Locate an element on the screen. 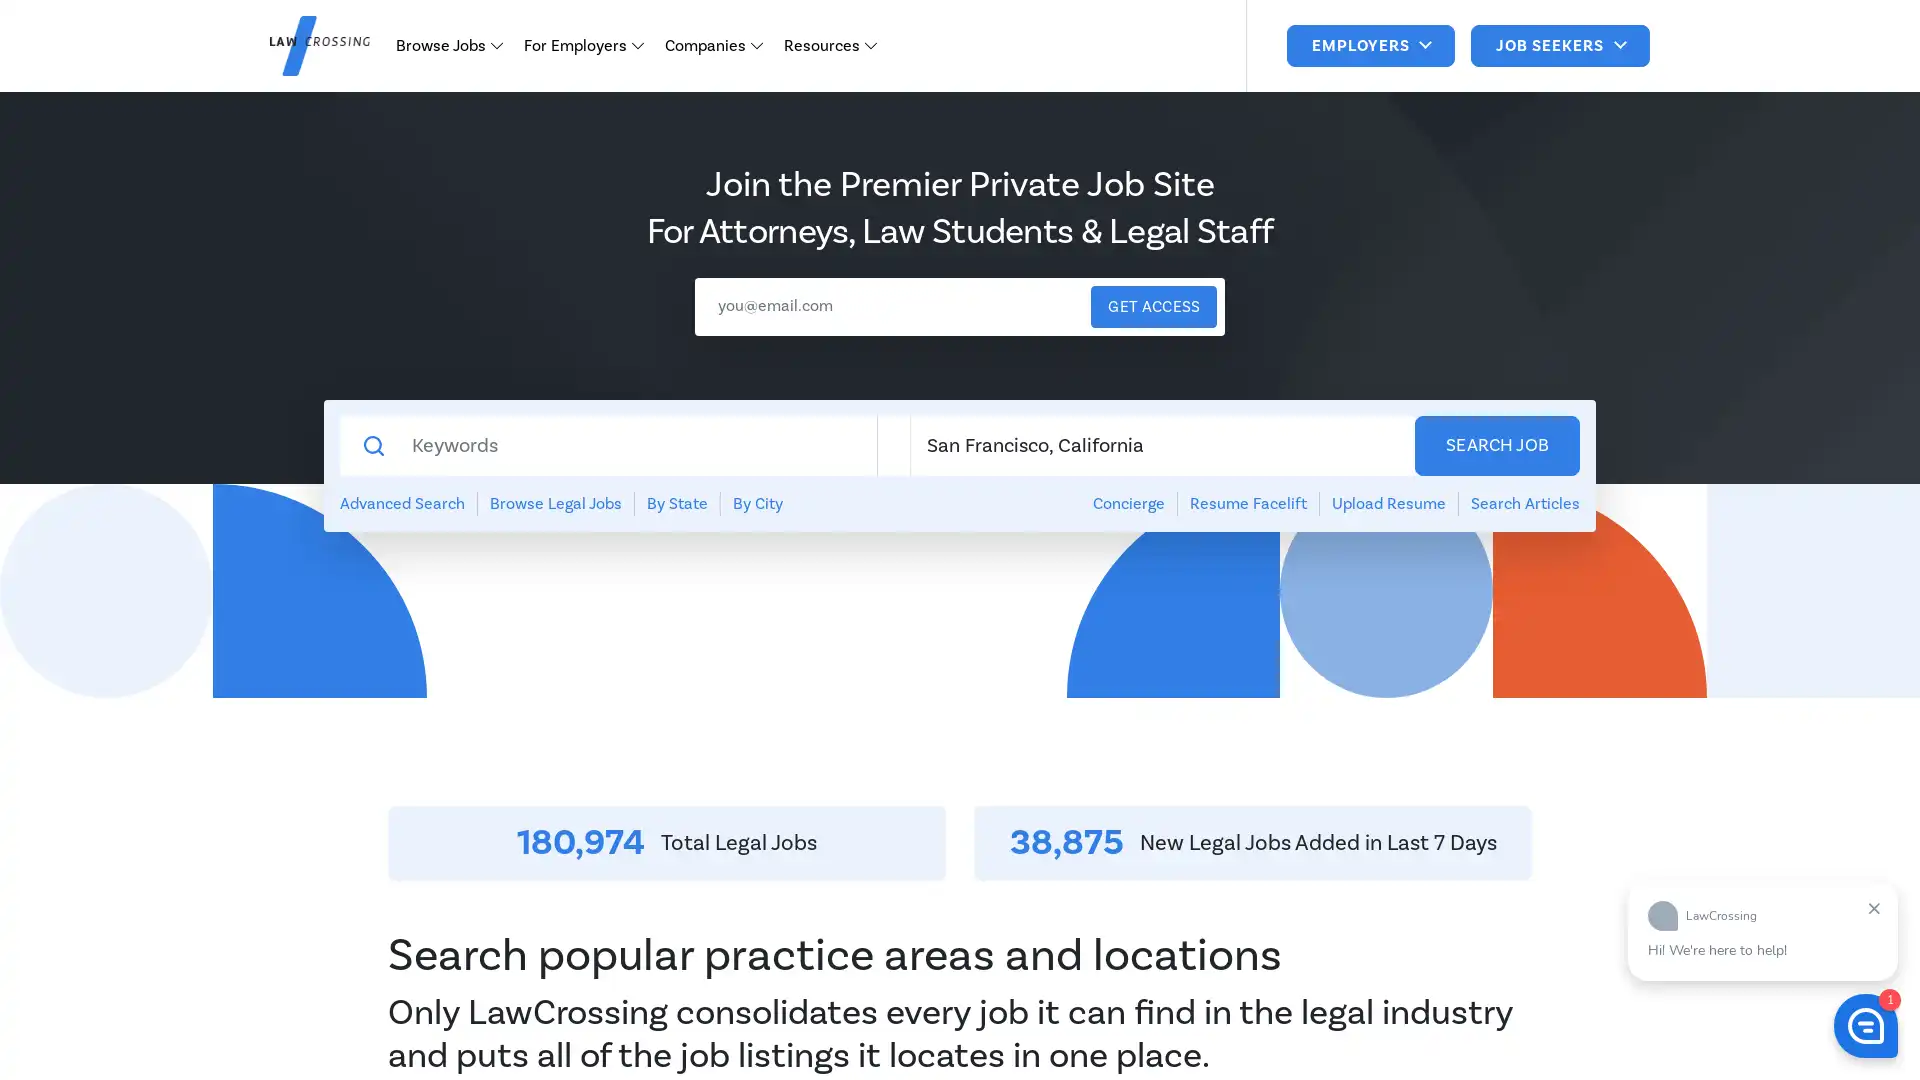 This screenshot has width=1920, height=1080. SEARCH JOB is located at coordinates (1497, 445).